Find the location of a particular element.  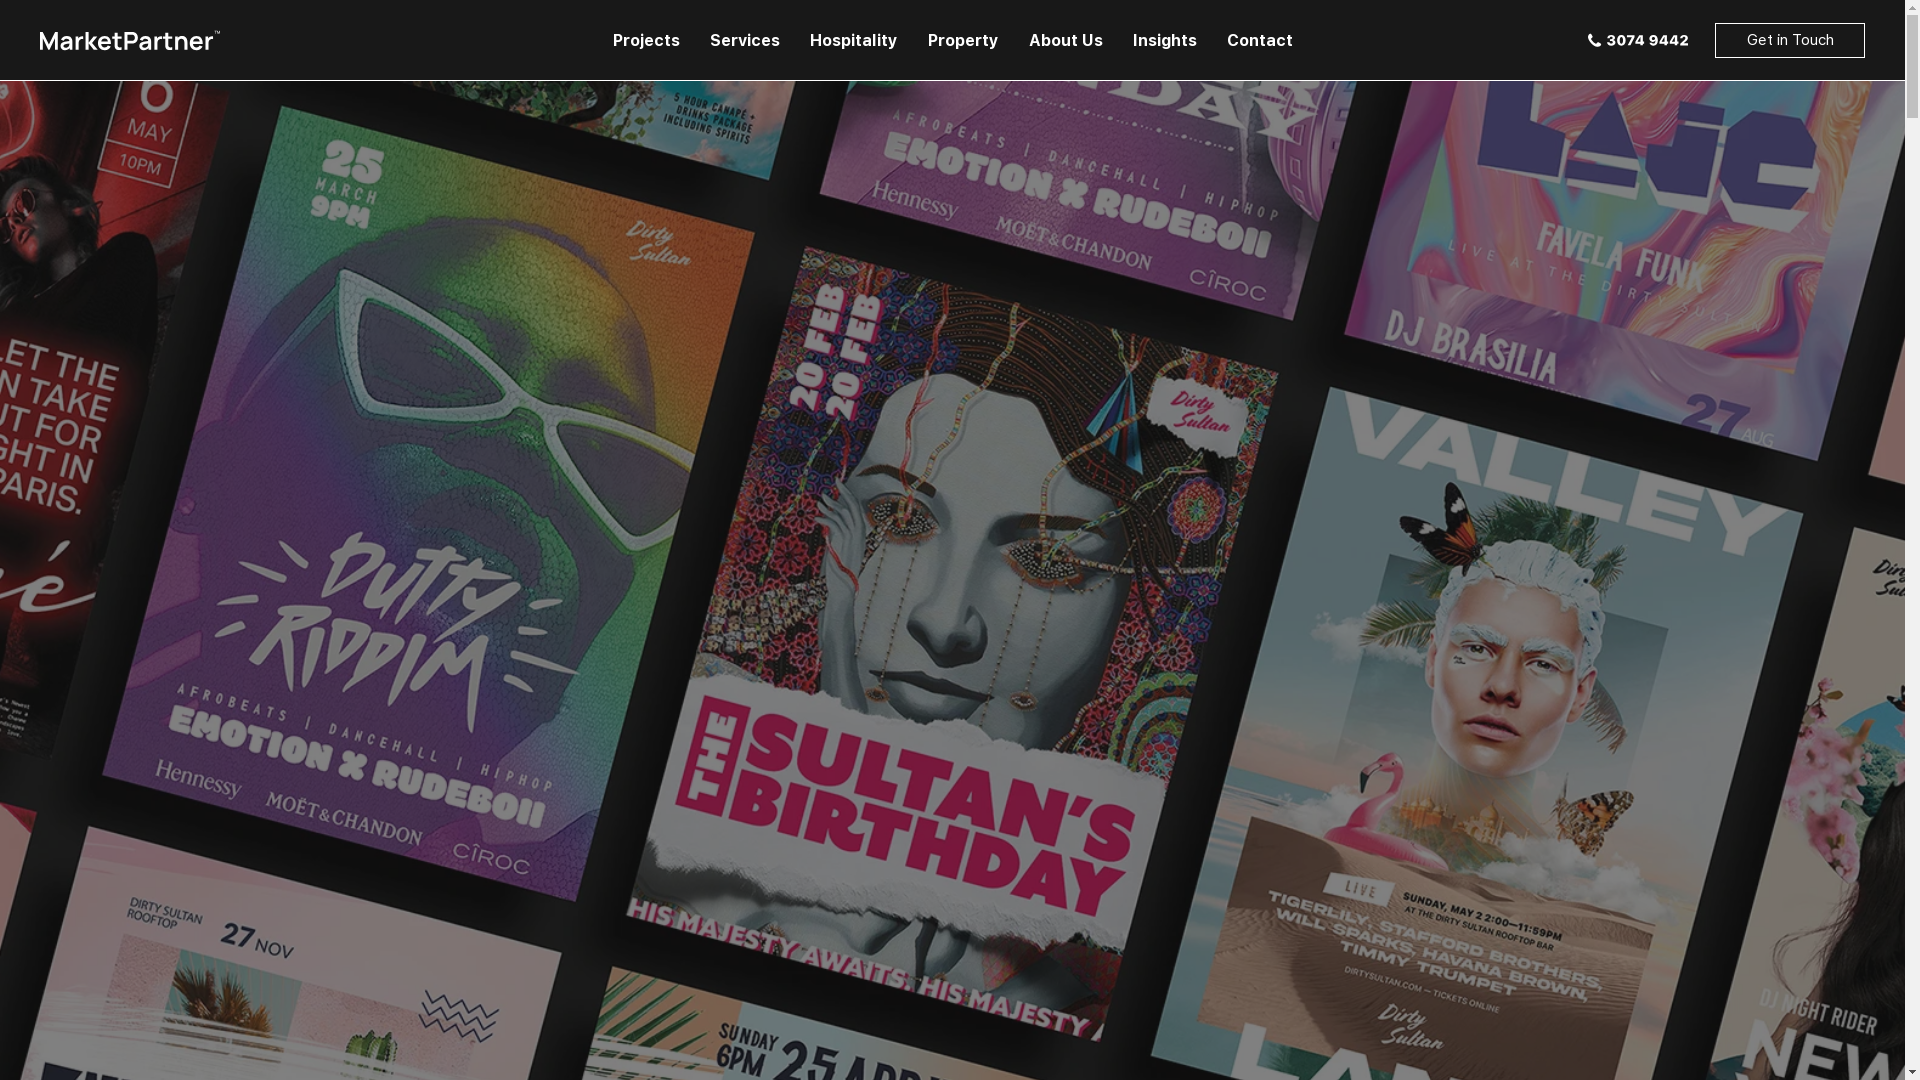

'Contact' is located at coordinates (1258, 40).